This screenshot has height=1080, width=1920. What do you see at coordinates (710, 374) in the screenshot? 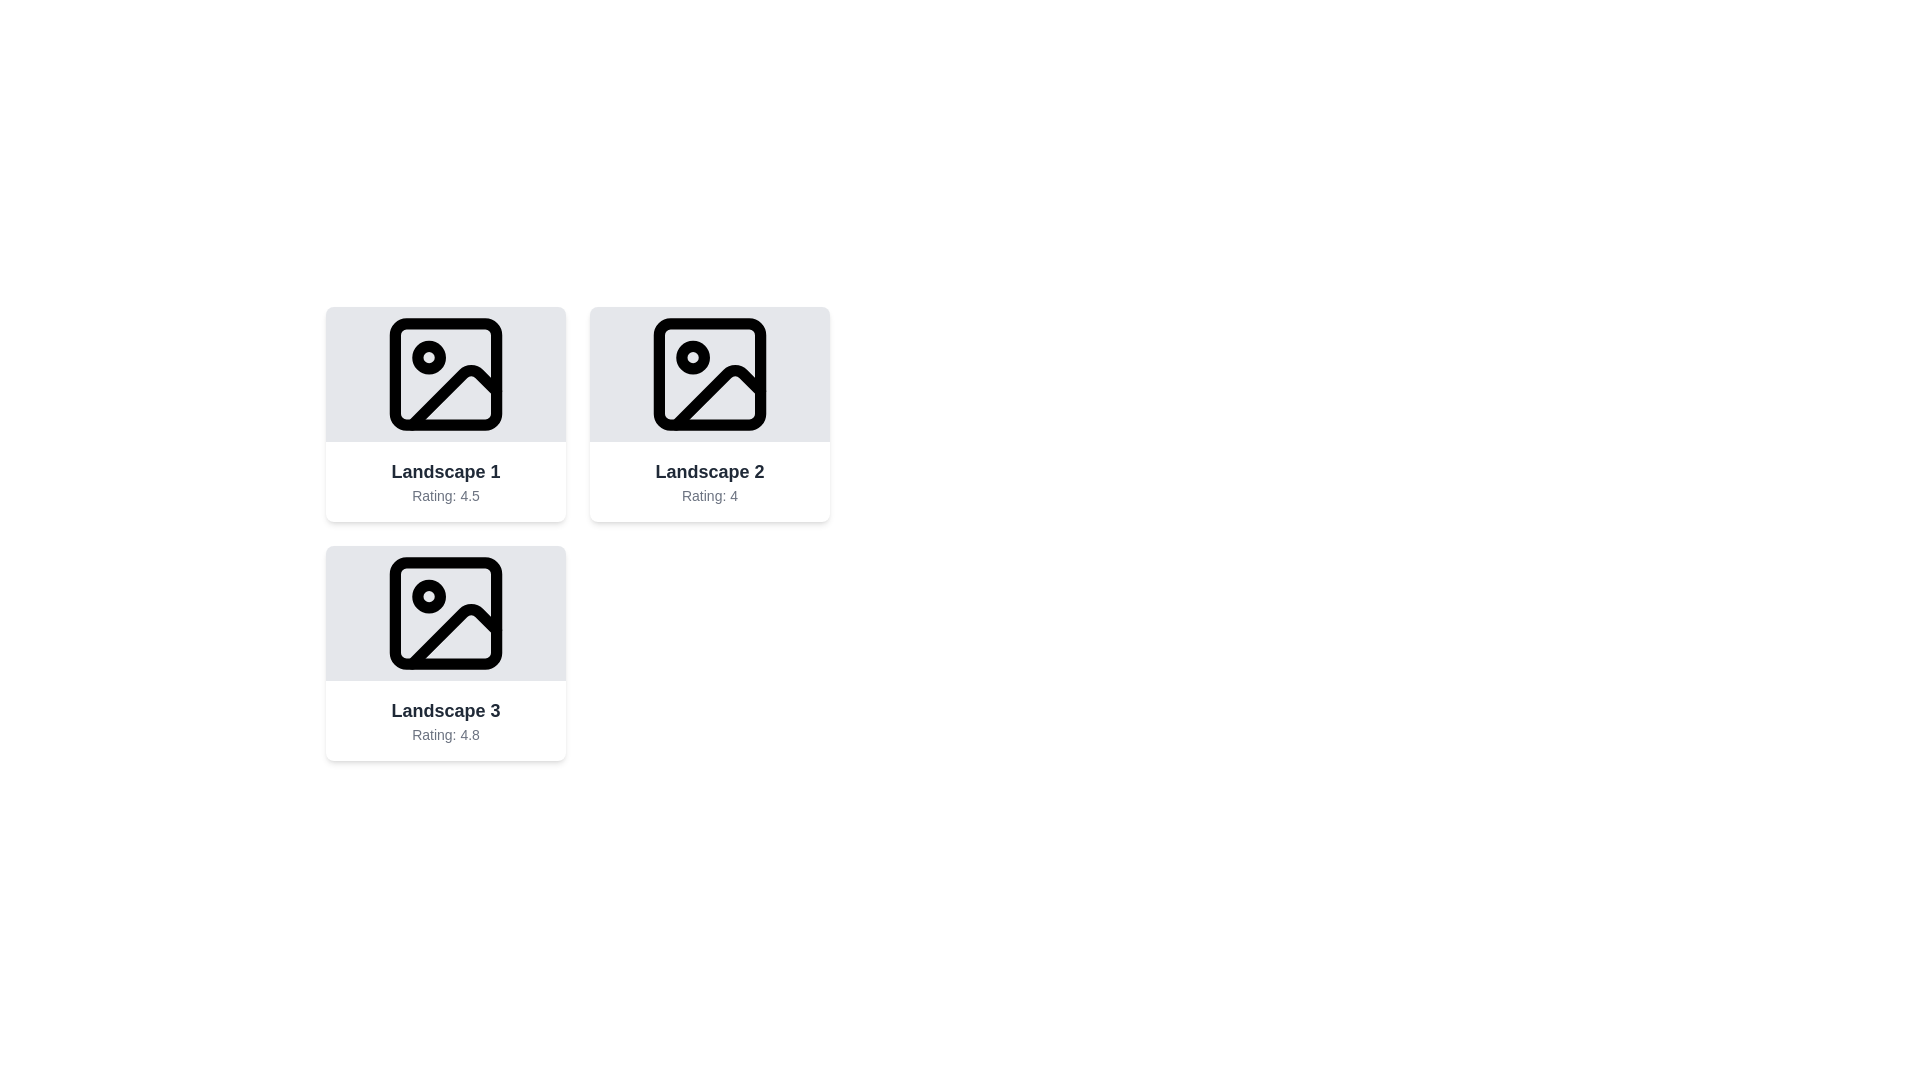
I see `the Image placeholder at the upper part of the card labeled 'Landscape 2', which serves as a visual placeholder for an image or graphical representation` at bounding box center [710, 374].